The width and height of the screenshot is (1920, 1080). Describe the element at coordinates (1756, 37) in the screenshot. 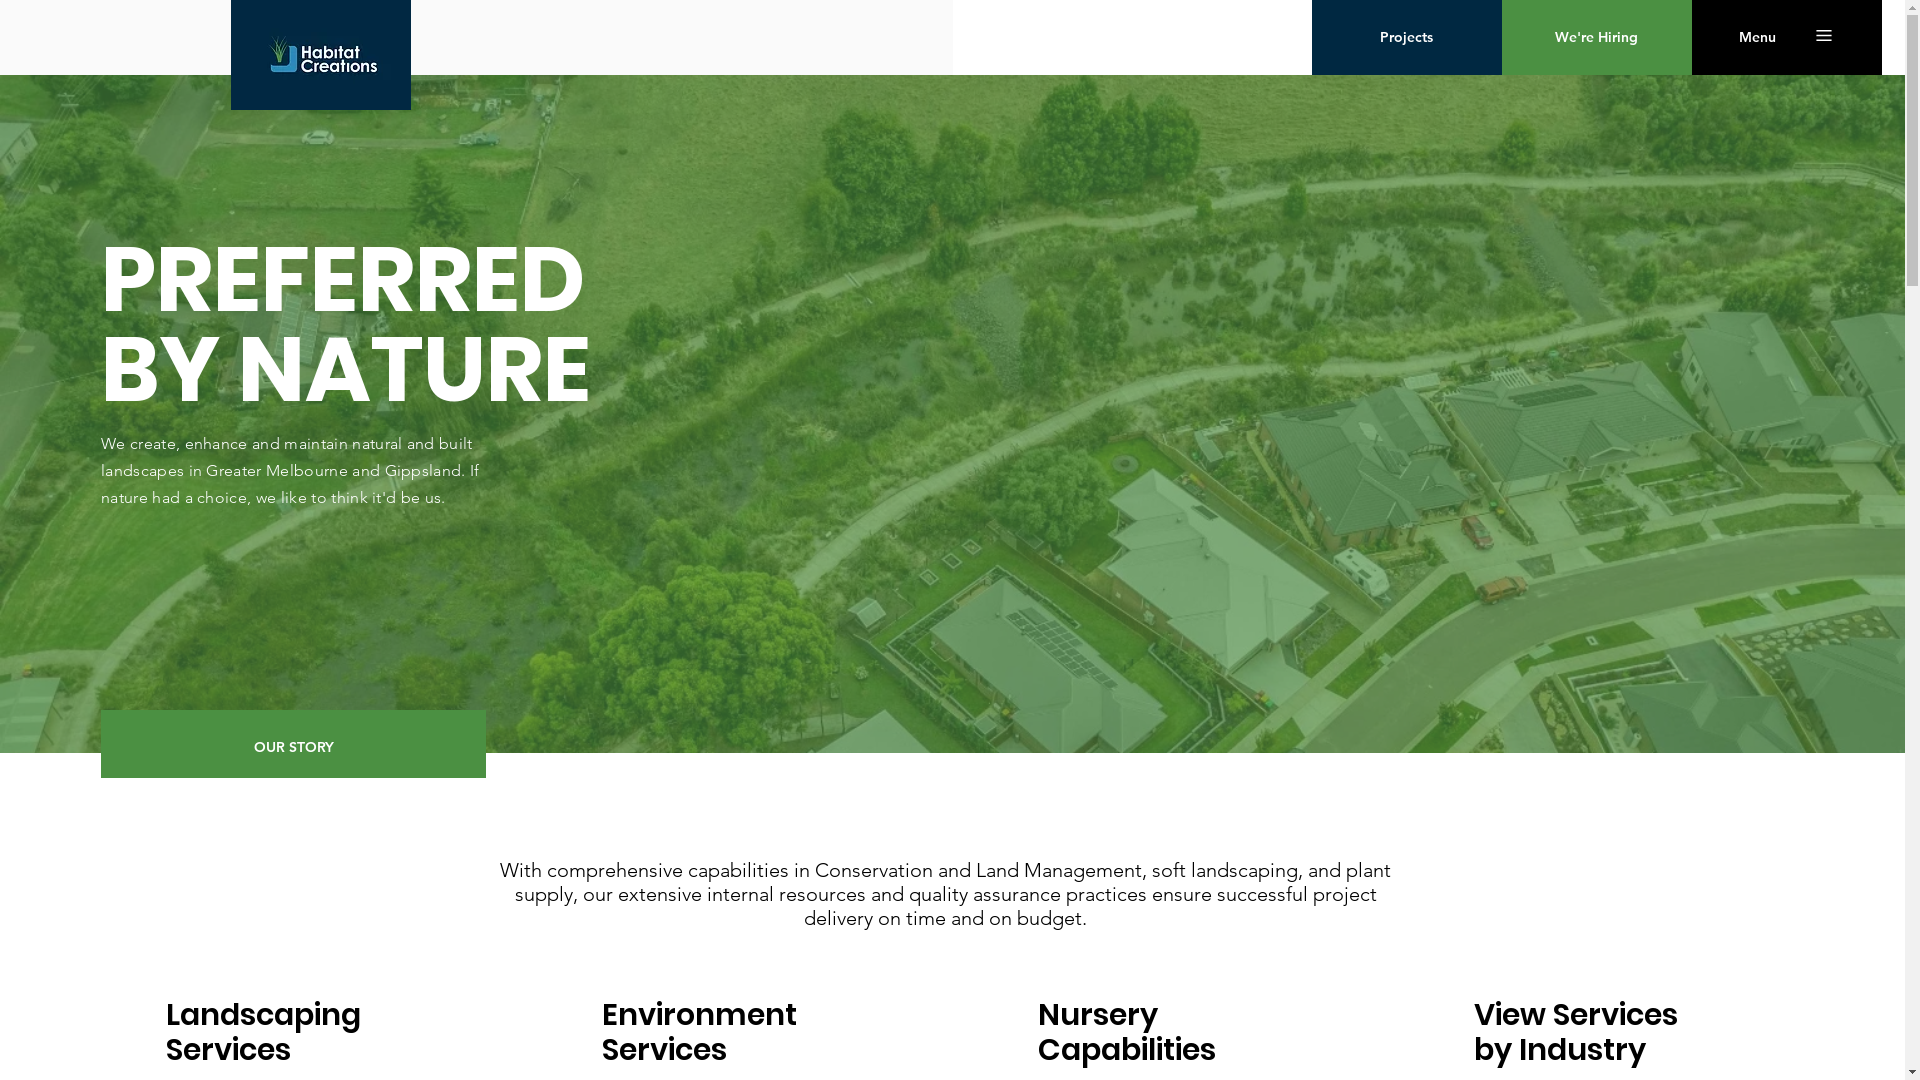

I see `'Menu'` at that location.